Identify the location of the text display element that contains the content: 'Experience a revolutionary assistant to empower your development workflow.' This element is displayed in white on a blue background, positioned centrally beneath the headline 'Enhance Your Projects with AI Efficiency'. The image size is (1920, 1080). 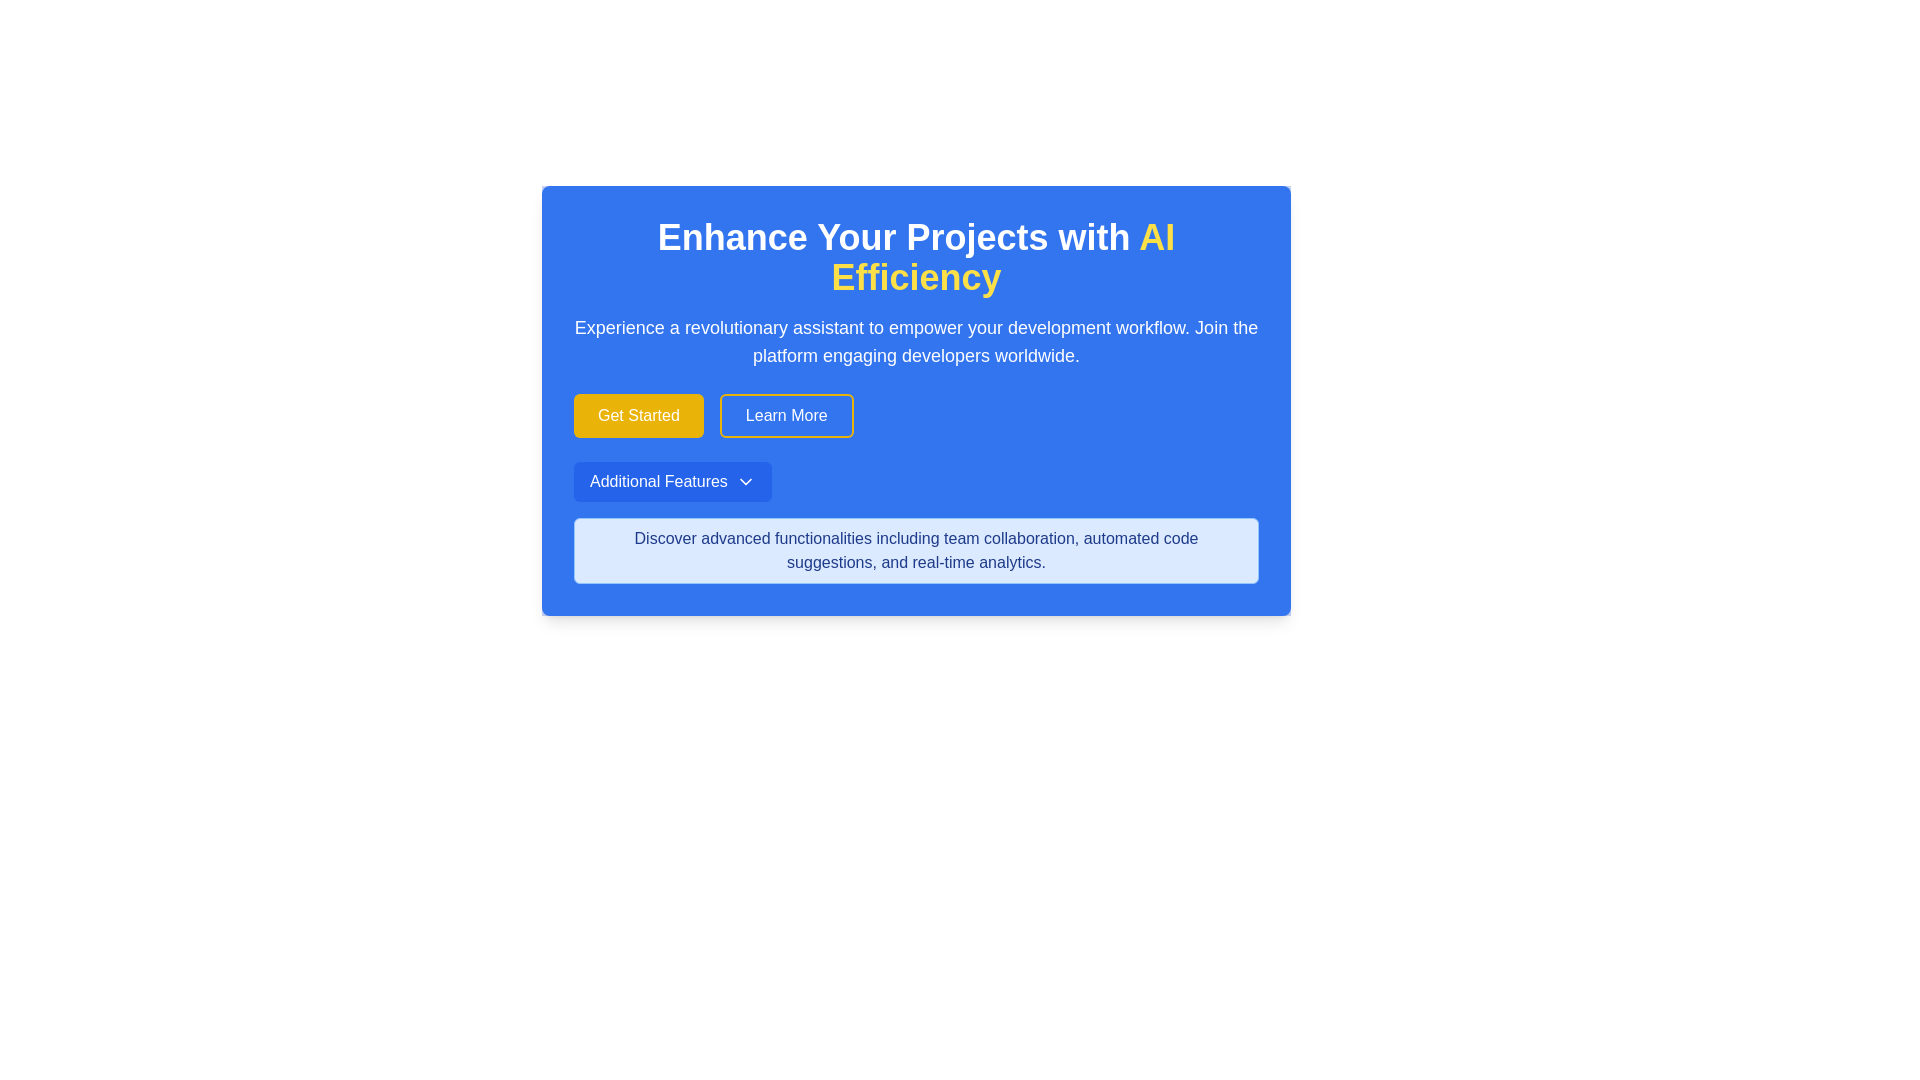
(915, 341).